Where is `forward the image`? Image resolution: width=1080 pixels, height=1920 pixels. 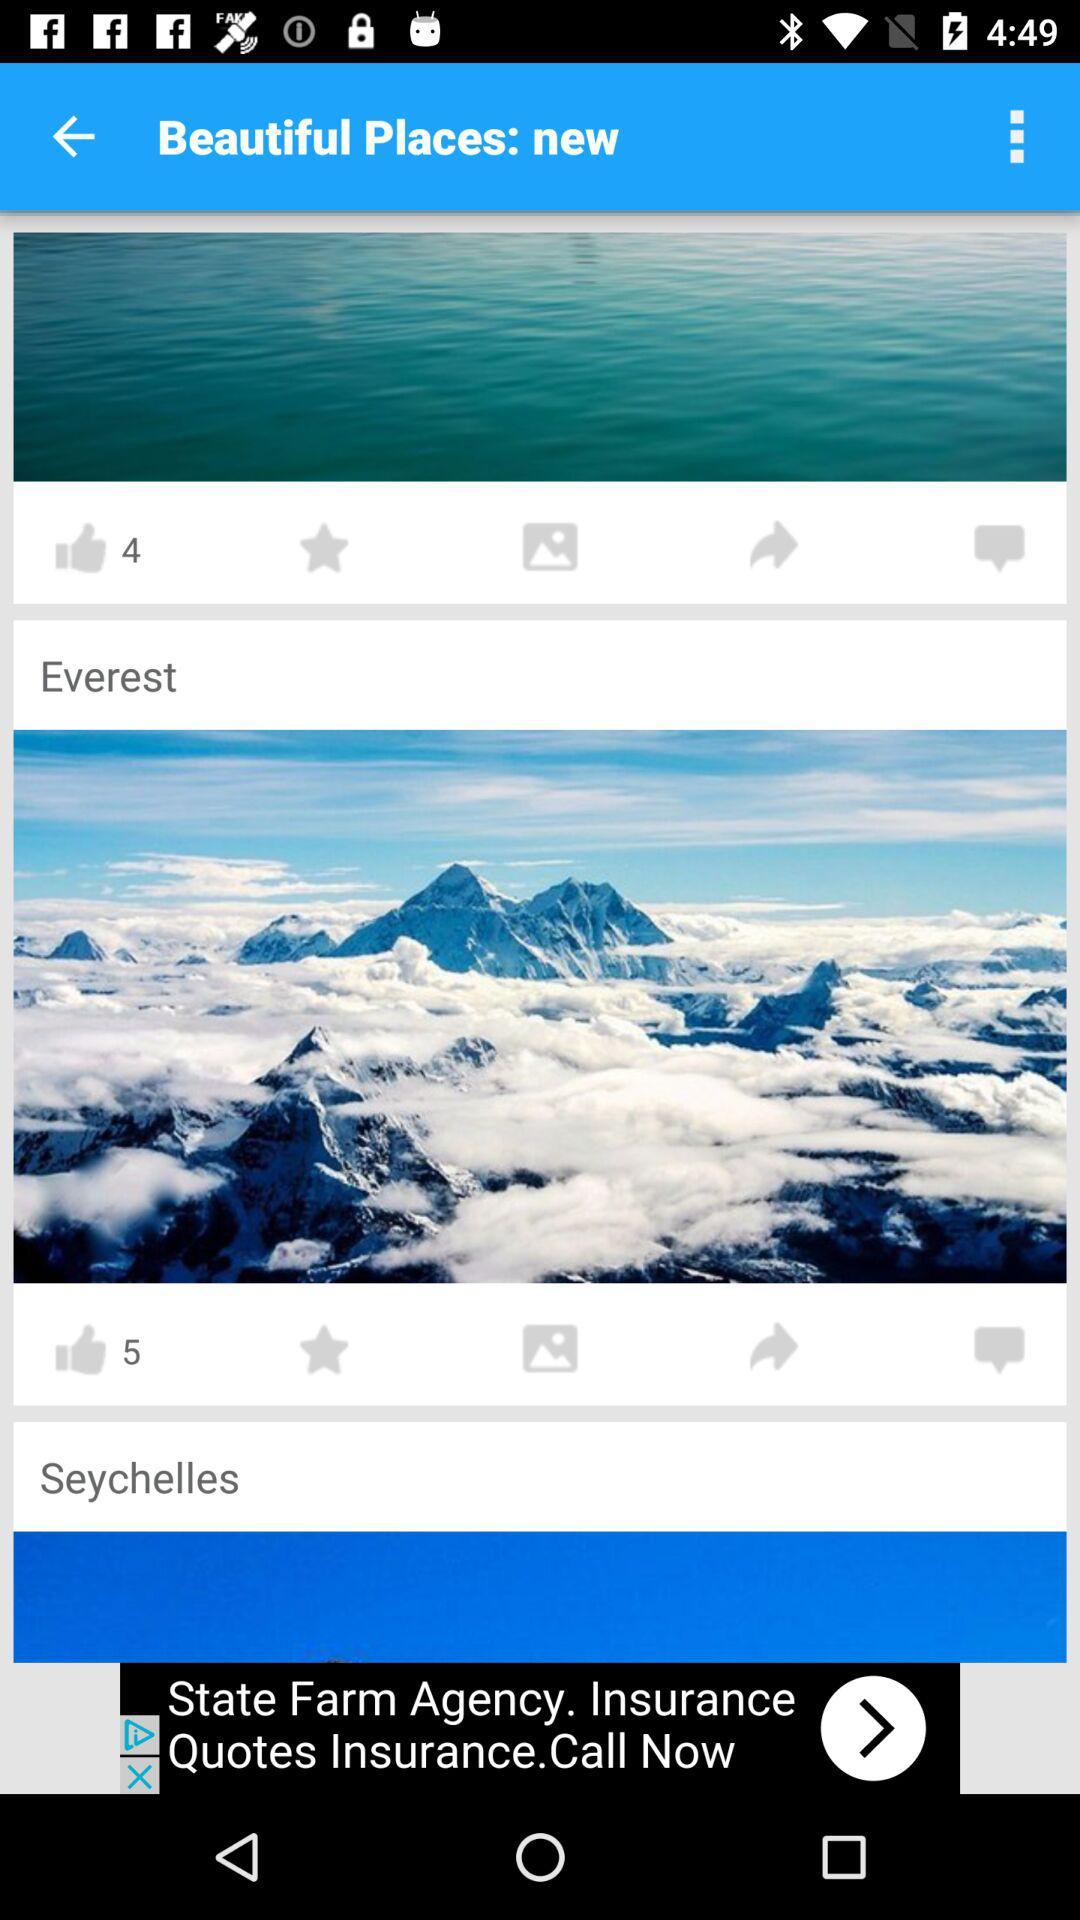 forward the image is located at coordinates (774, 548).